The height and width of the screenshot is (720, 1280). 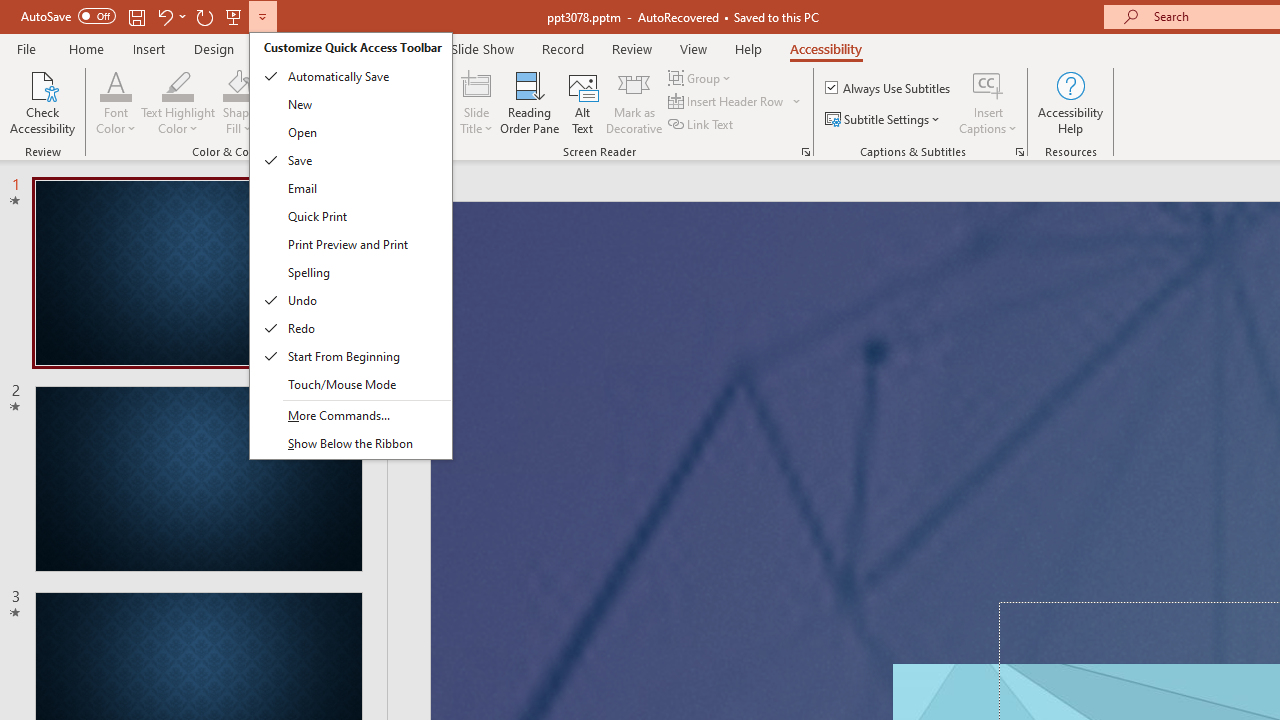 I want to click on 'Reading Order Pane', so click(x=529, y=103).